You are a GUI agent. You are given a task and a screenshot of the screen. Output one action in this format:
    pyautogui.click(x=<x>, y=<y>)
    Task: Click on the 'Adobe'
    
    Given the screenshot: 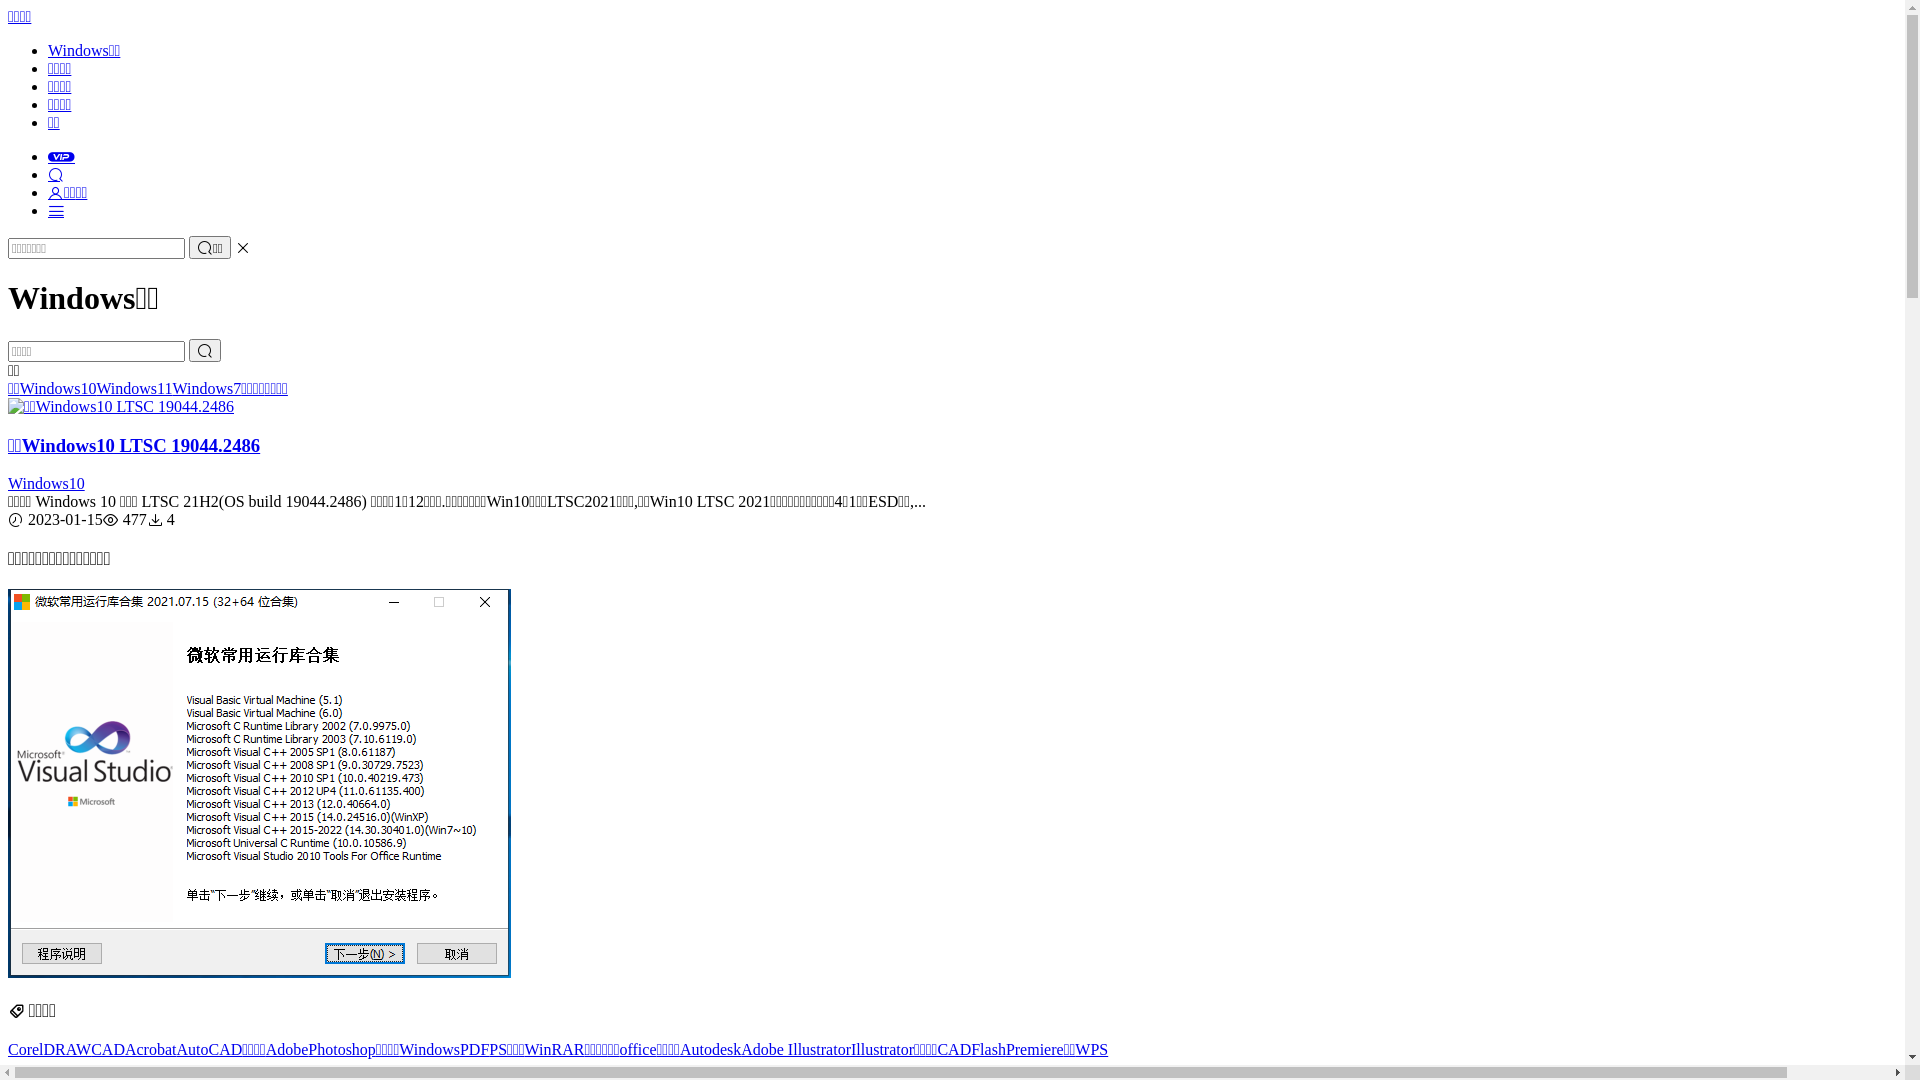 What is the action you would take?
    pyautogui.click(x=286, y=1048)
    